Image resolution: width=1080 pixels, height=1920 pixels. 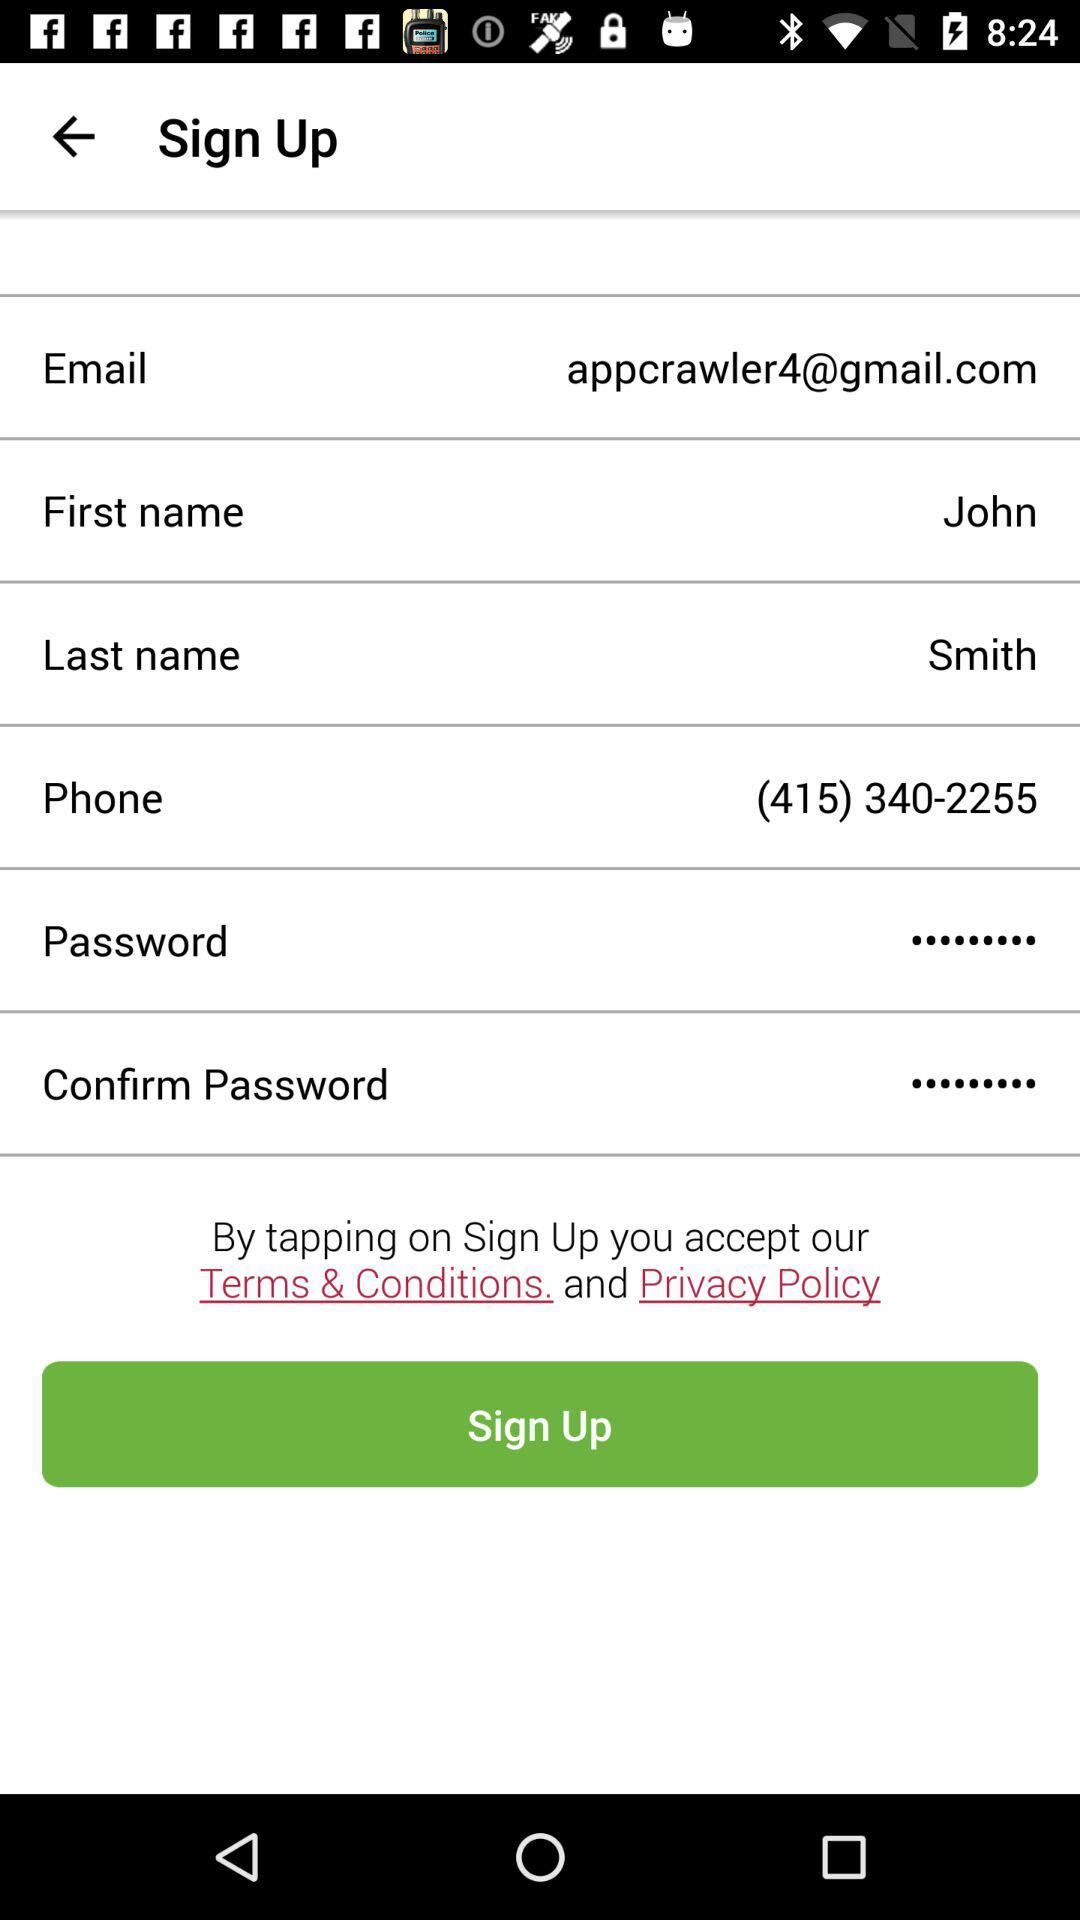 I want to click on the (415) 340-2255 item, so click(x=599, y=795).